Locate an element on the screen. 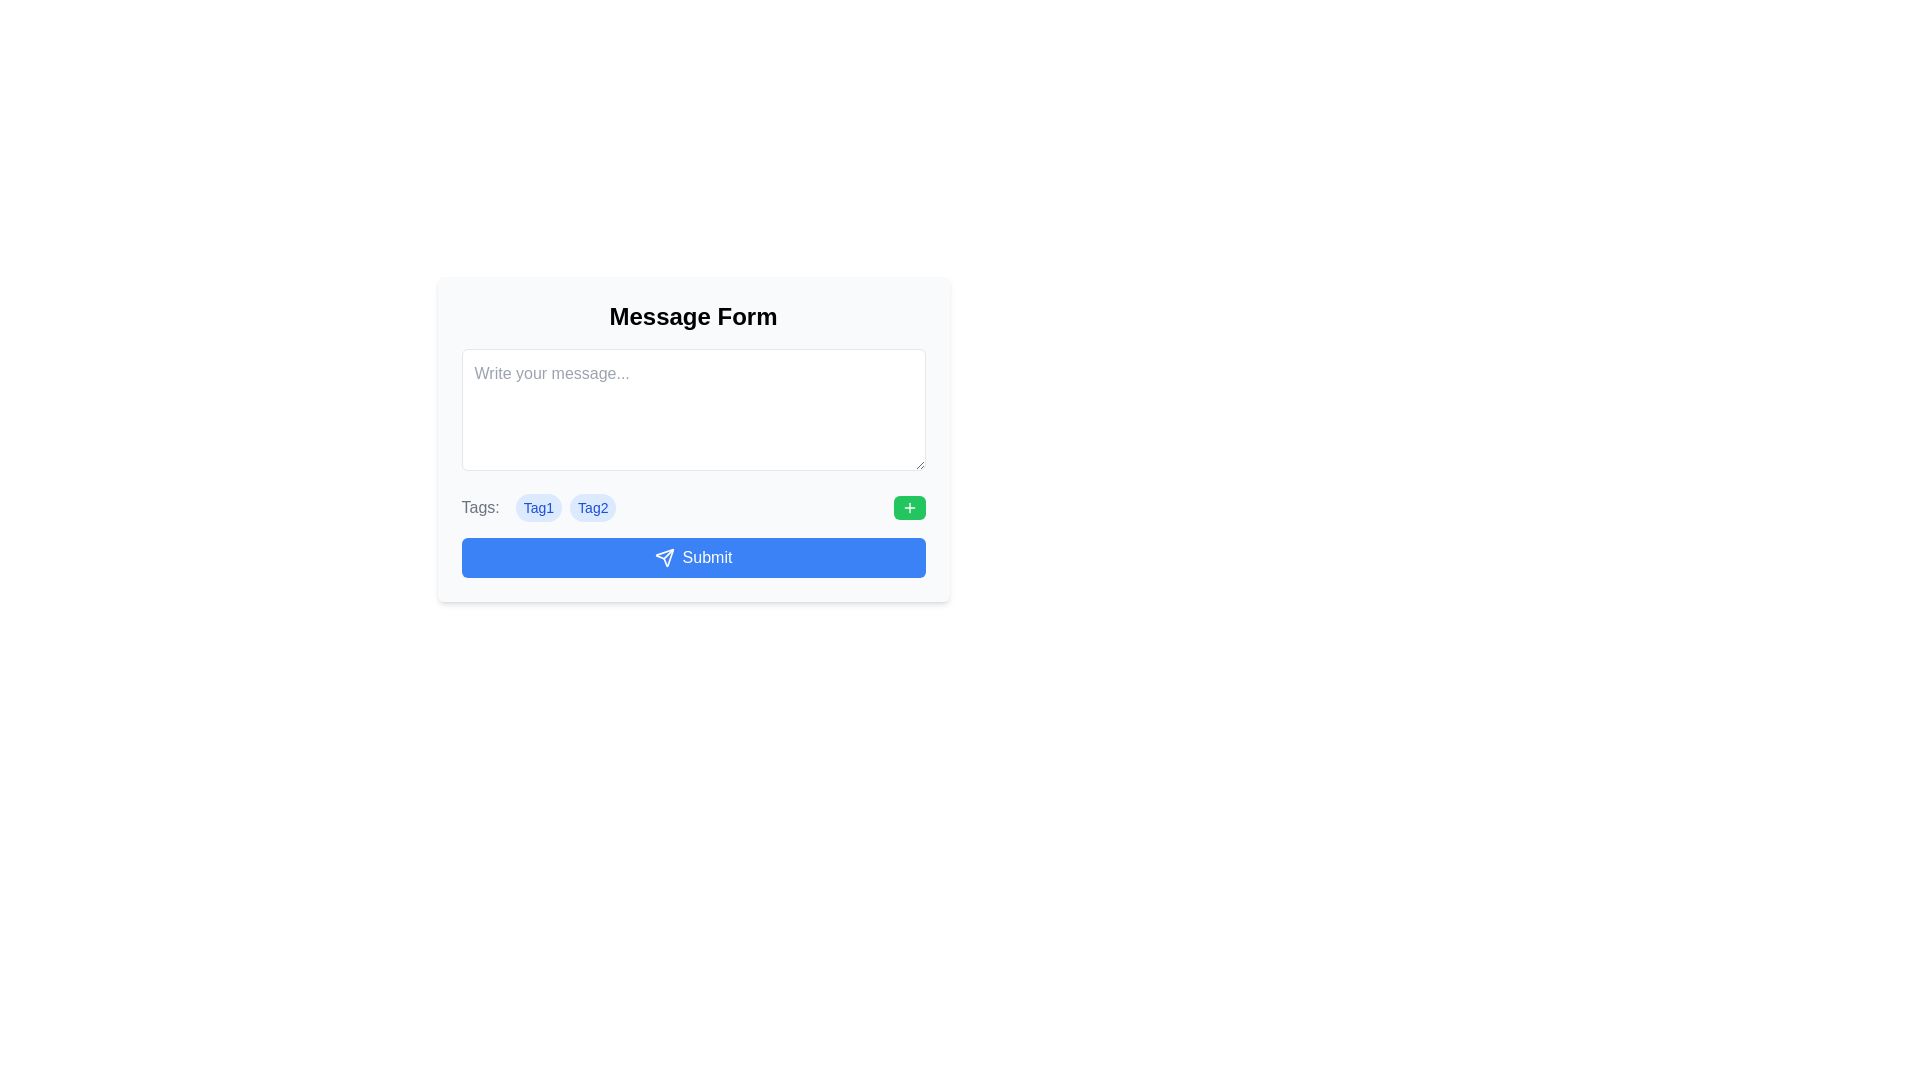 This screenshot has width=1920, height=1080. the clickable add button for adding new tags located on the right side of the 'Tags:' text input area is located at coordinates (908, 507).